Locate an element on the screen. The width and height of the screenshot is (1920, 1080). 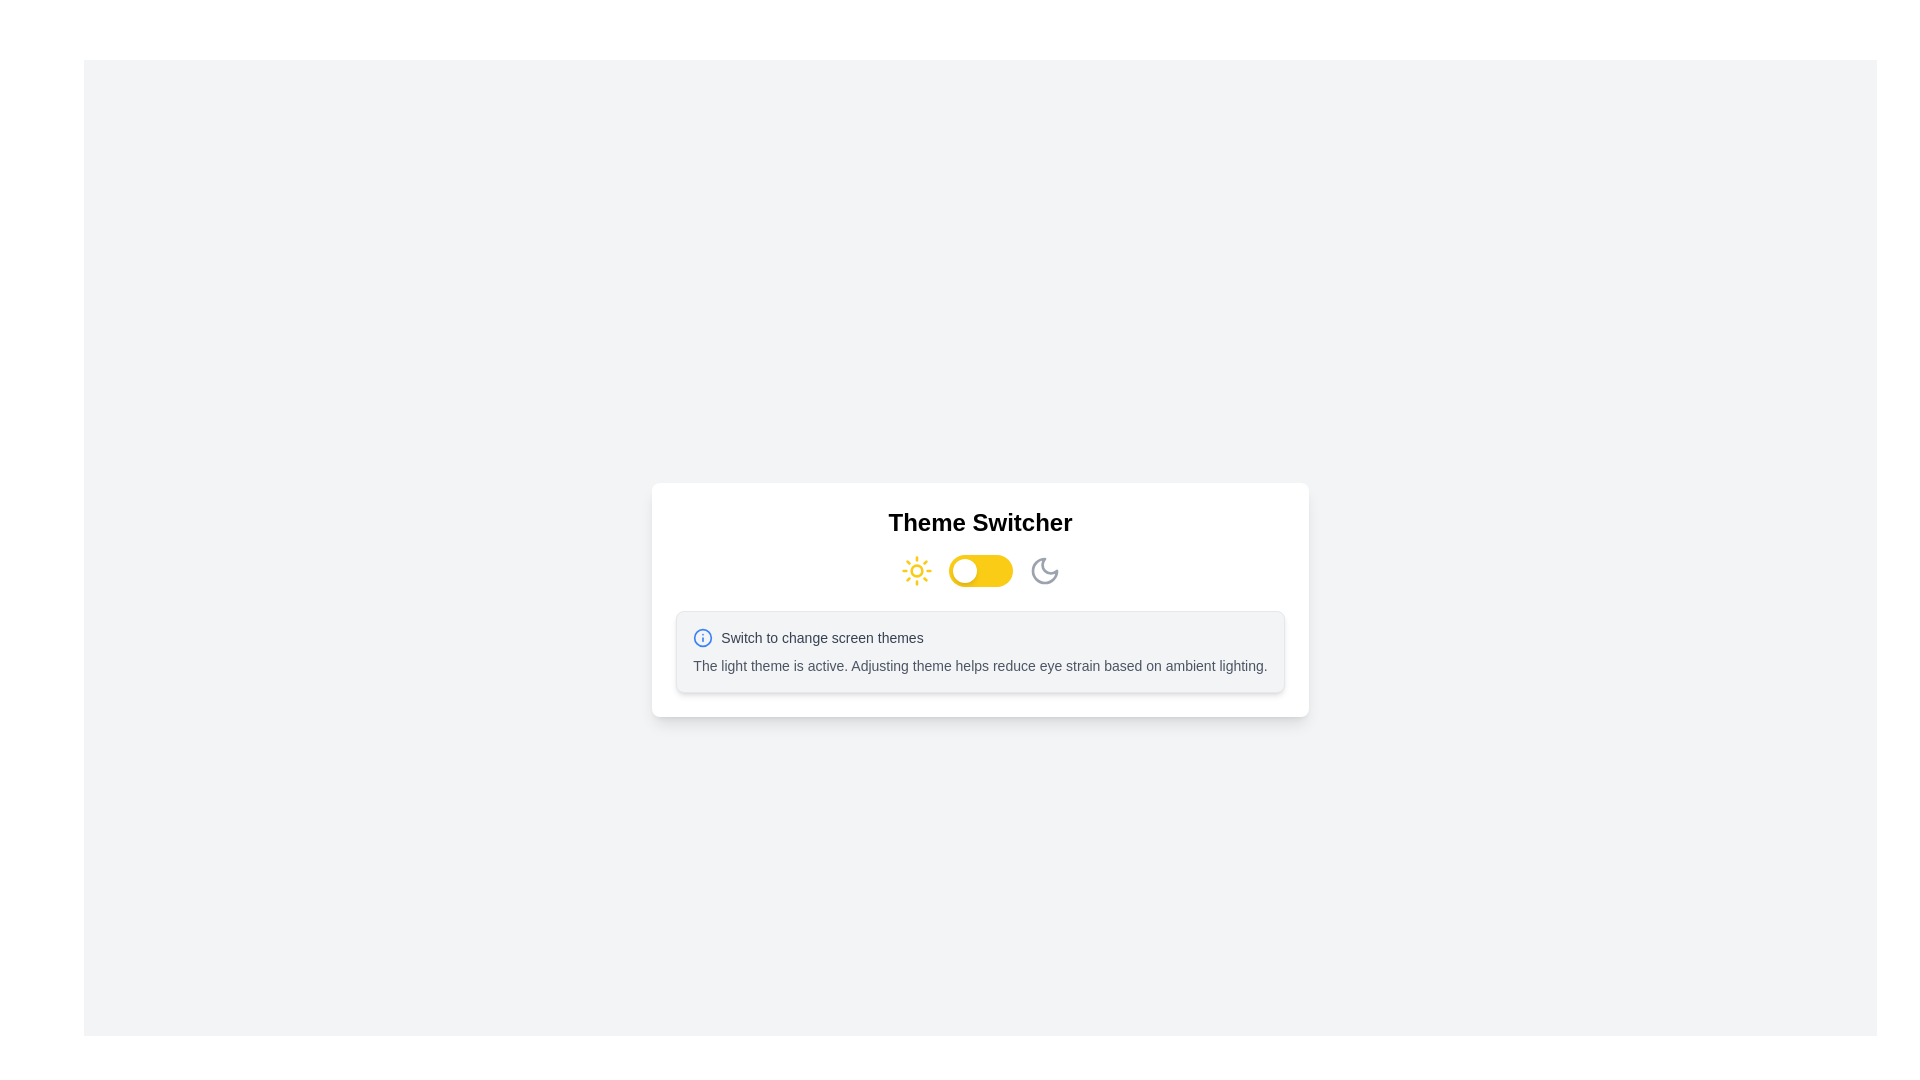
the text box with an information icon located in the bottom section of the 'Theme Switcher' card, which provides descriptive information about the theme toggle feature is located at coordinates (980, 651).